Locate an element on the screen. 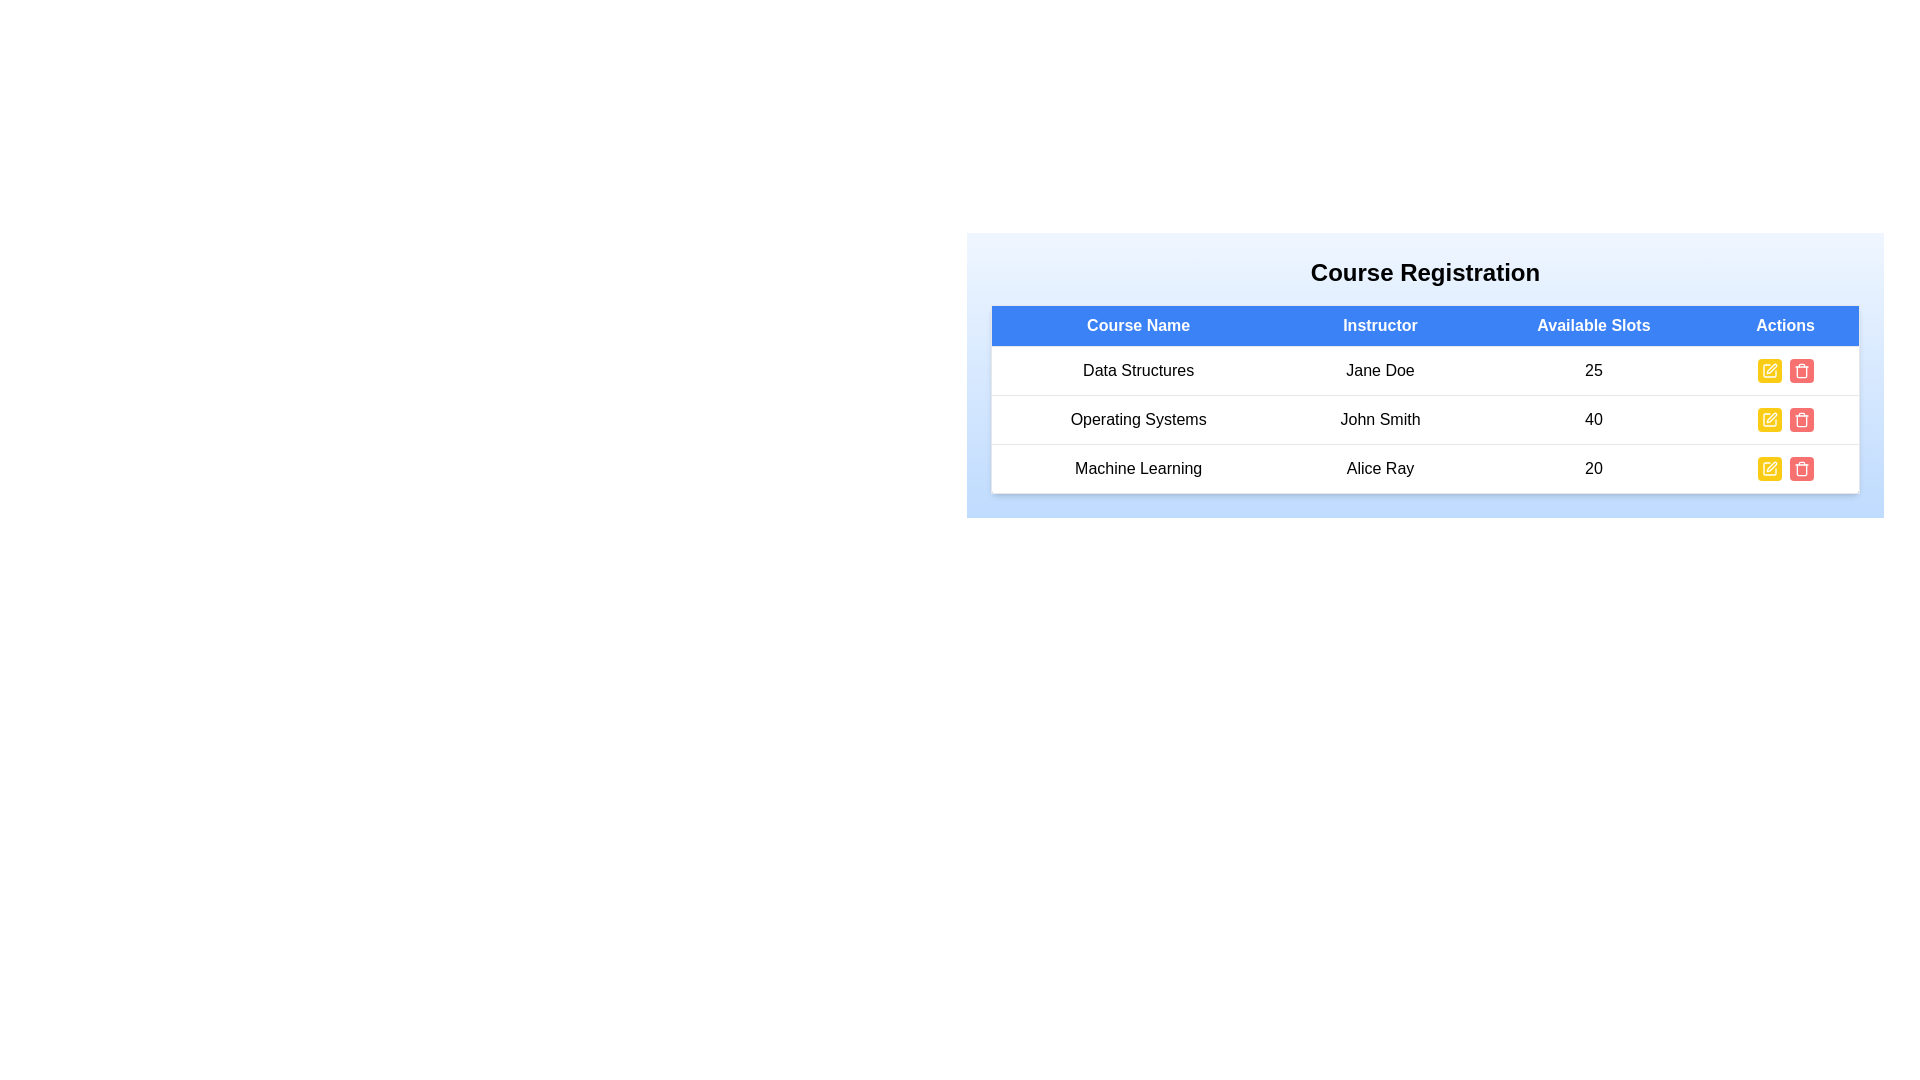 This screenshot has width=1920, height=1080. edit button for the course Operating Systems is located at coordinates (1769, 419).